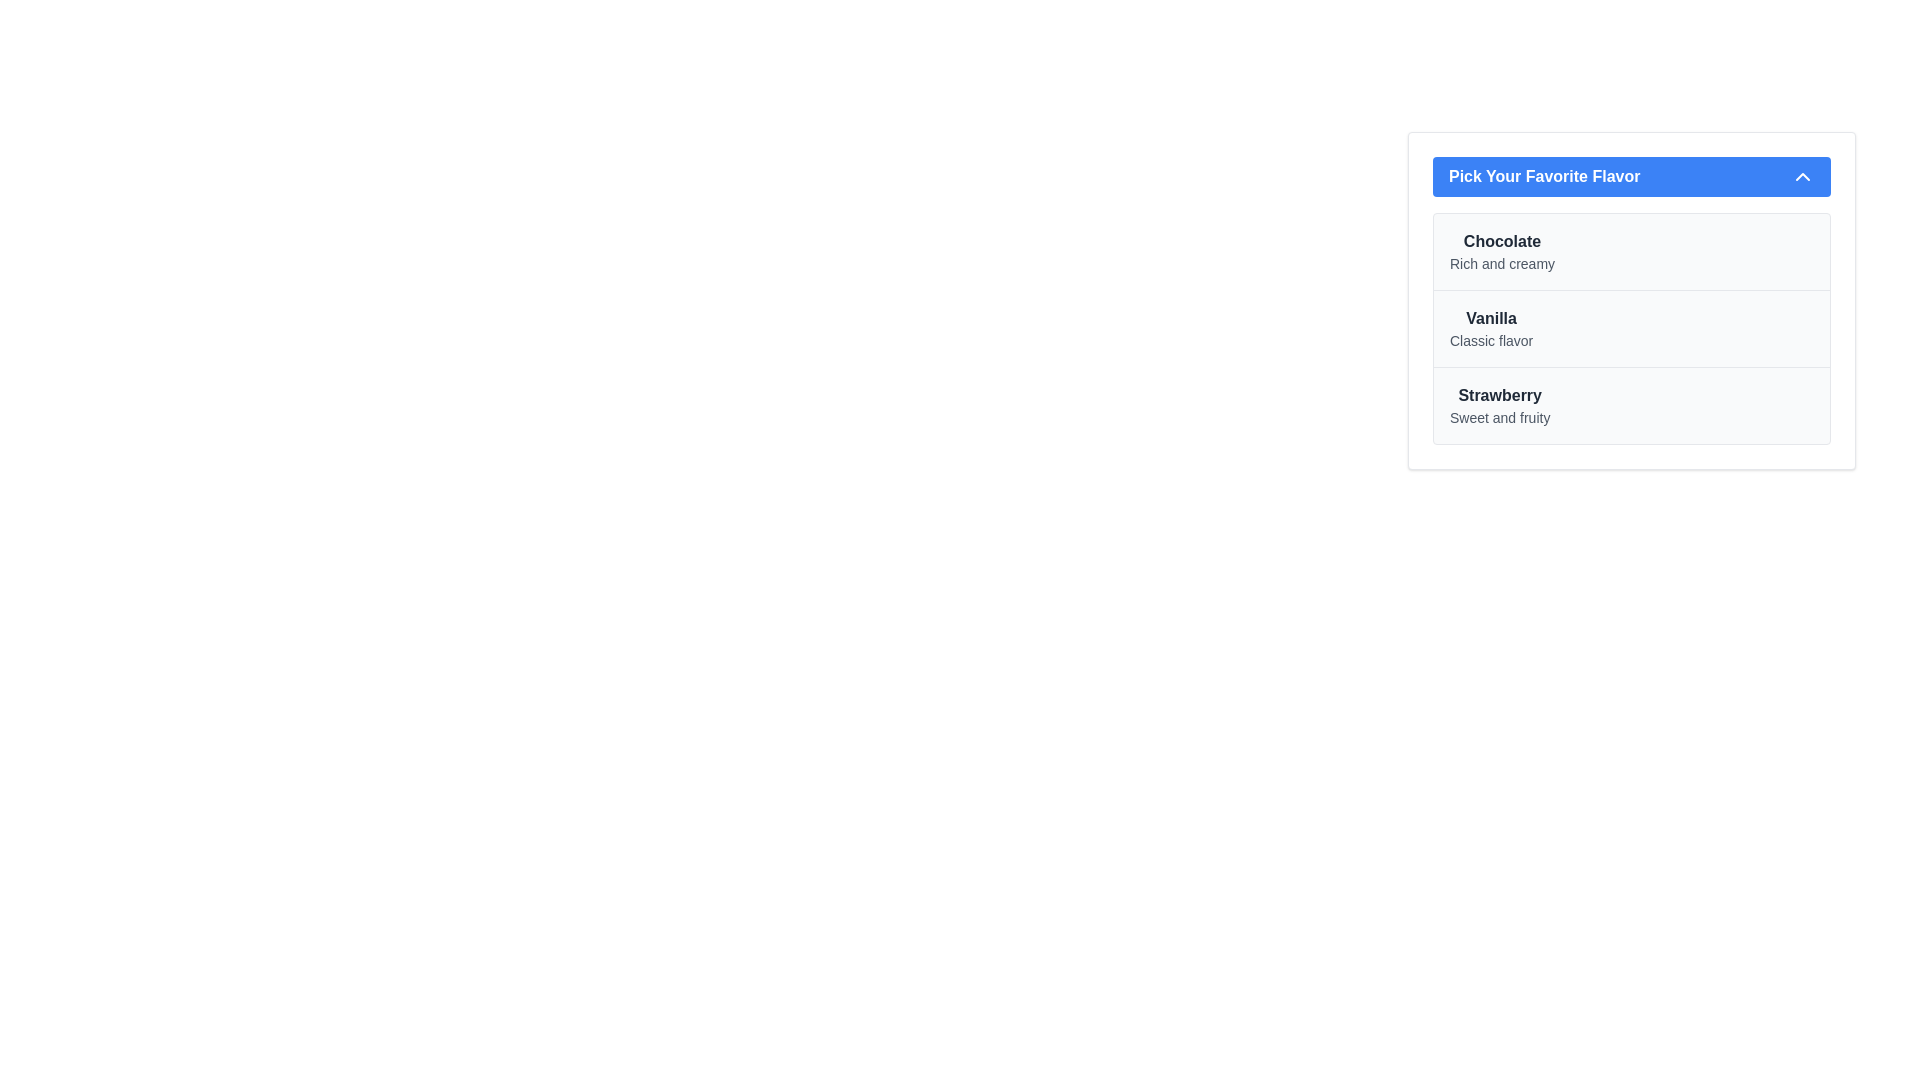  What do you see at coordinates (1491, 327) in the screenshot?
I see `the 'Vanilla' text label in the dropdown menu 'Pick Your Favorite Flavor', which is styled prominently and bold, and is positioned below the 'Chocolate' option` at bounding box center [1491, 327].